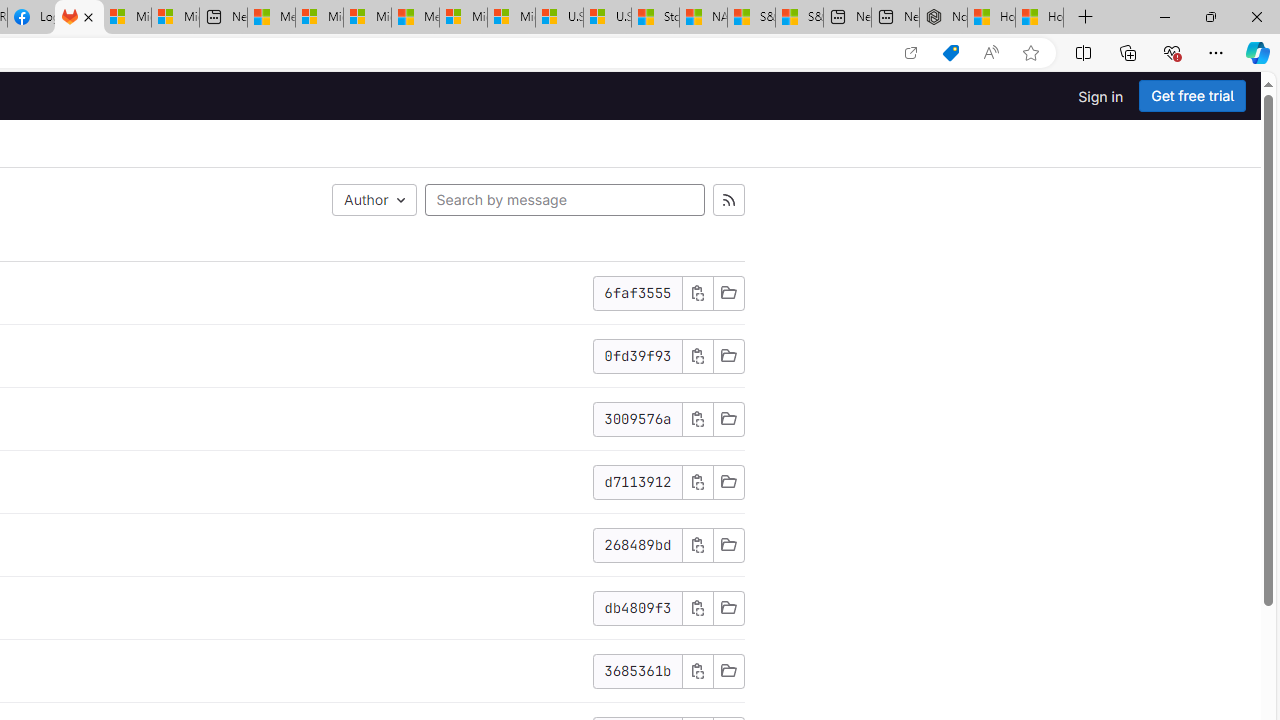 The height and width of the screenshot is (720, 1280). Describe the element at coordinates (727, 200) in the screenshot. I see `'Commits feed'` at that location.